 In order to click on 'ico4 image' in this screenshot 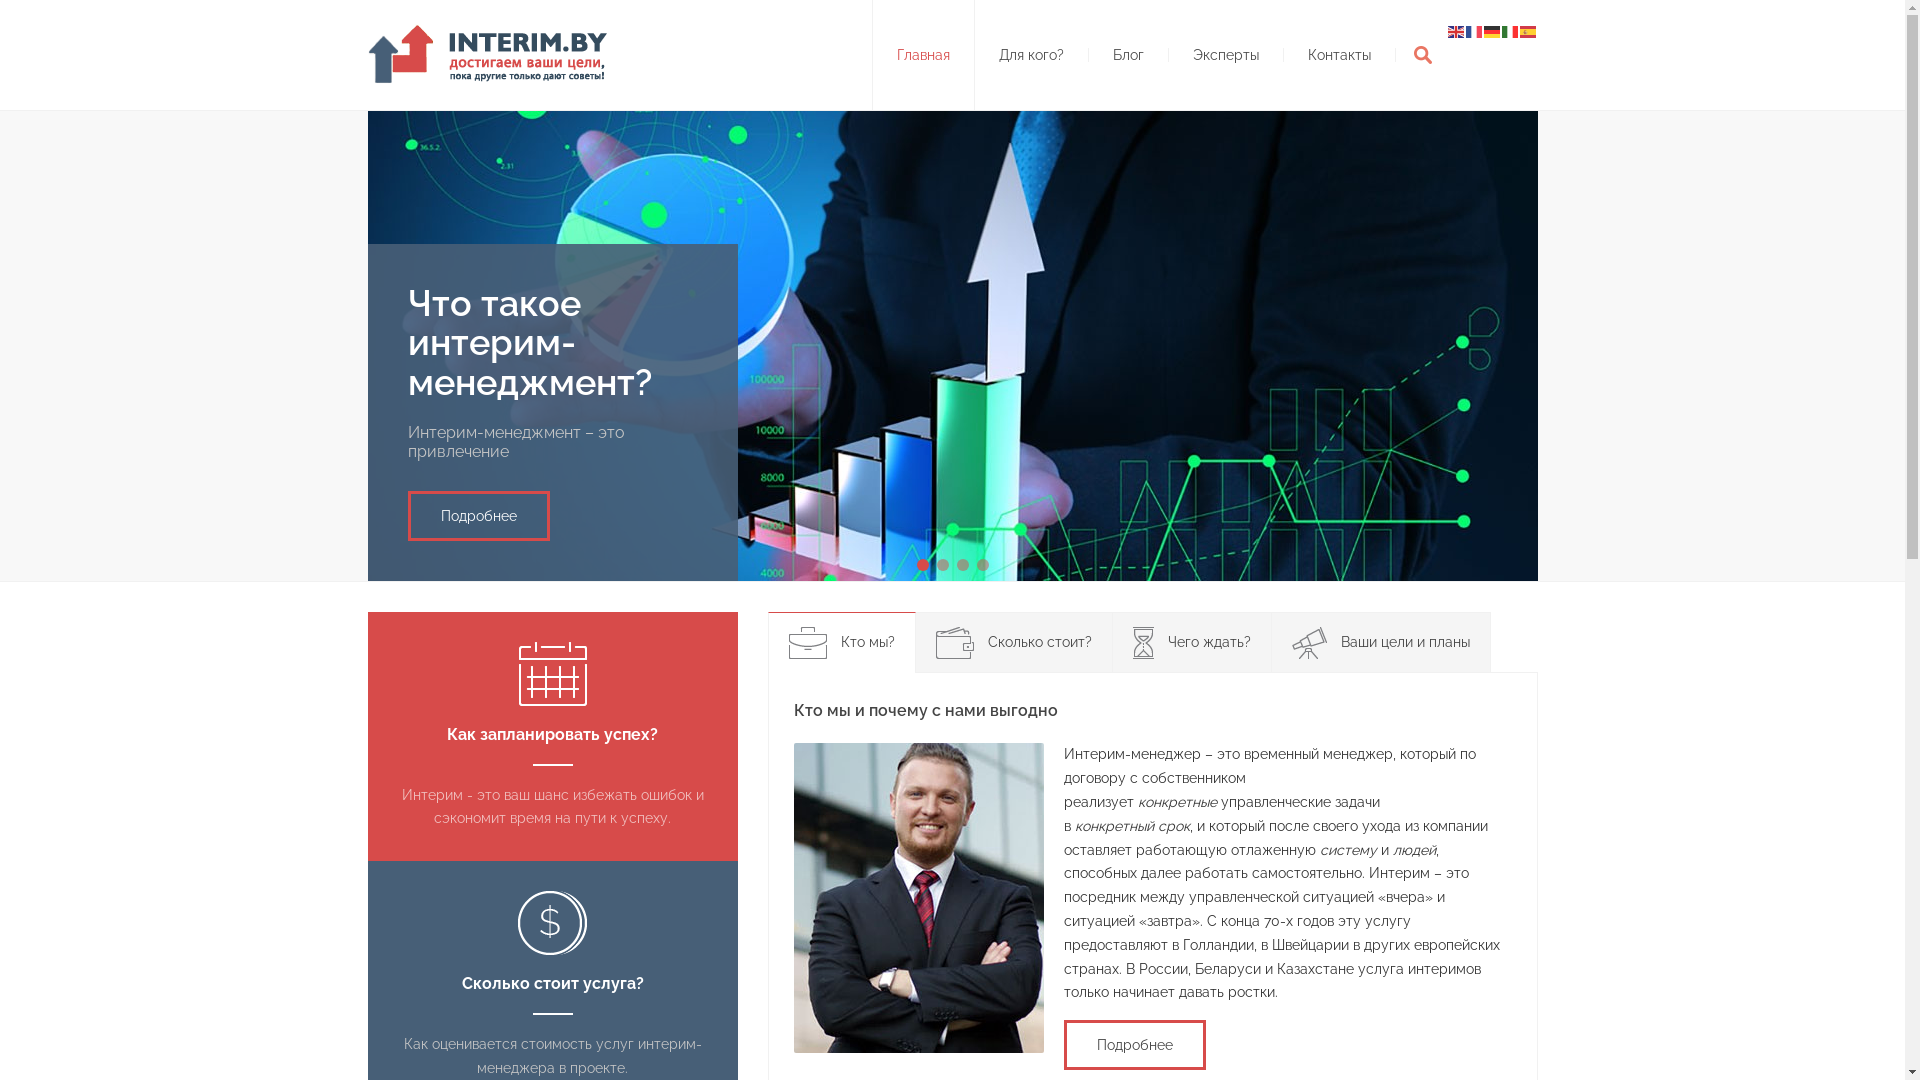, I will do `click(1291, 643)`.